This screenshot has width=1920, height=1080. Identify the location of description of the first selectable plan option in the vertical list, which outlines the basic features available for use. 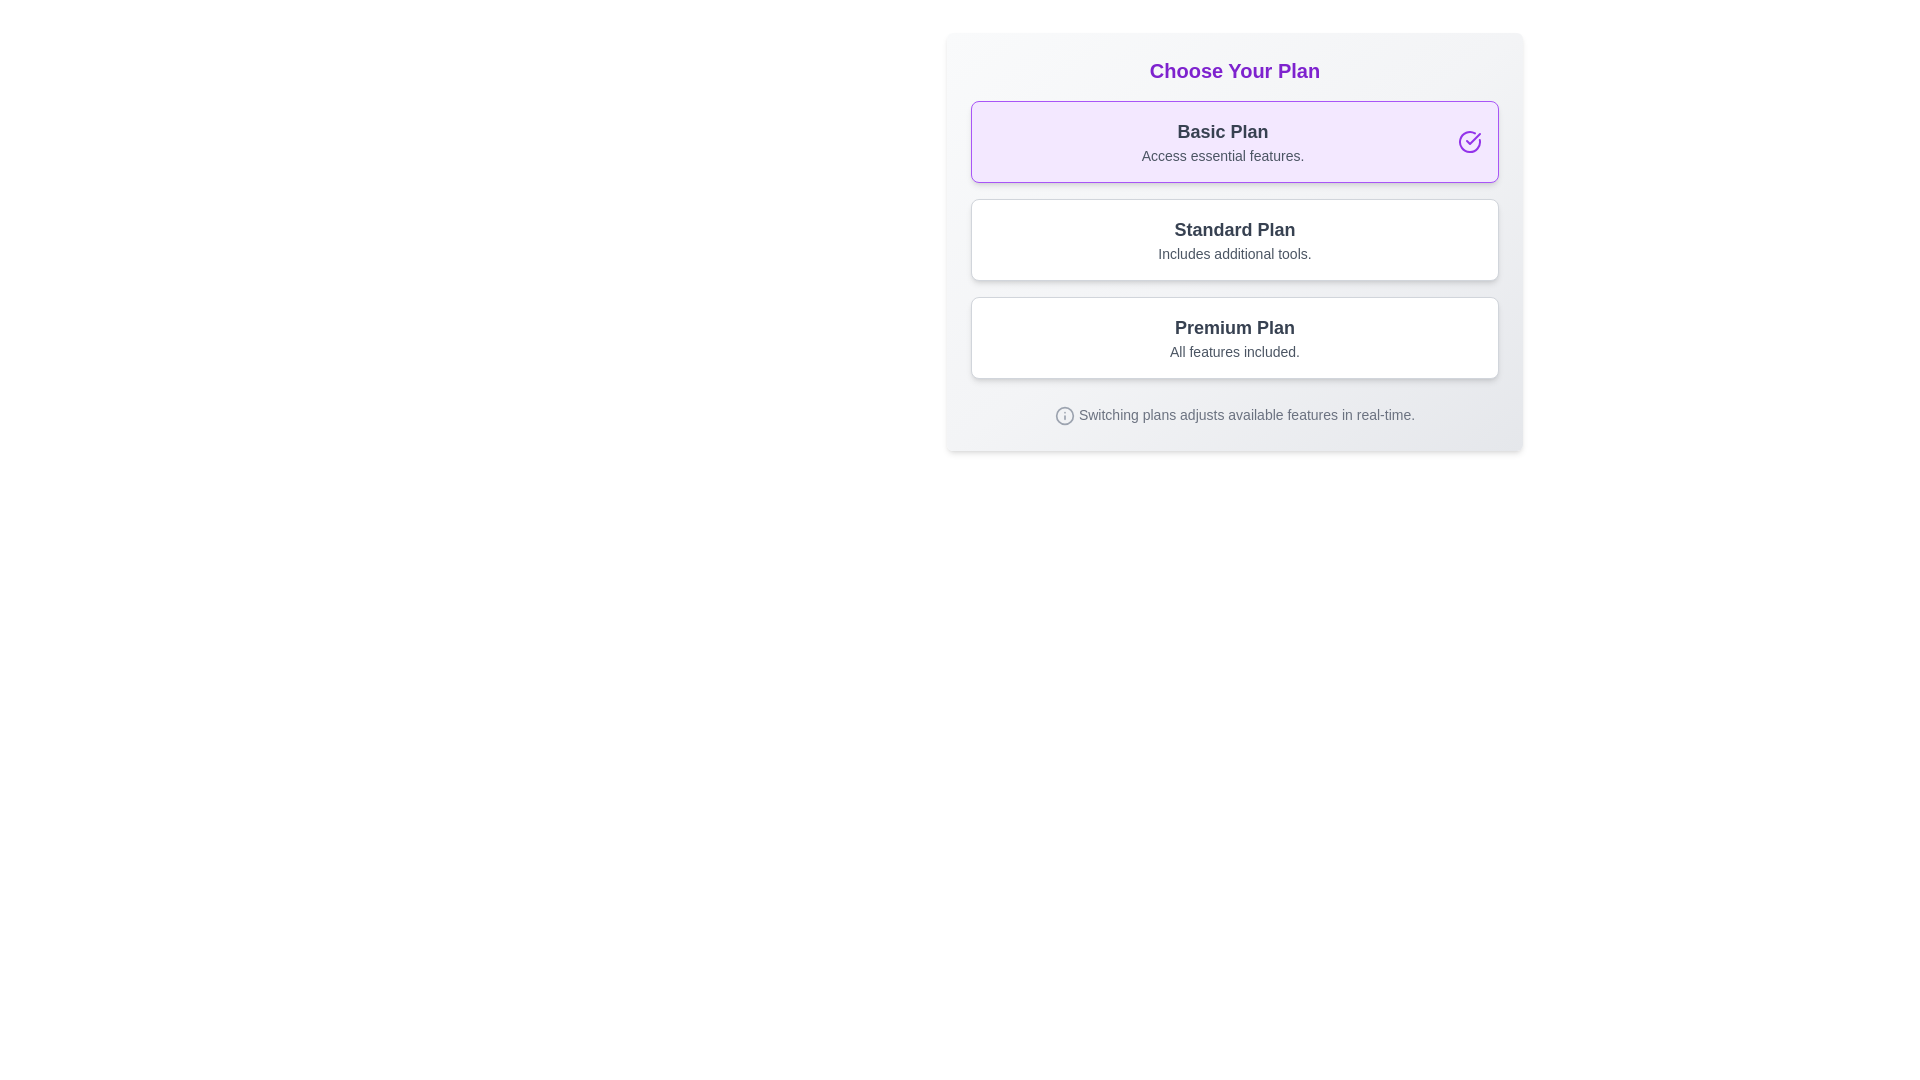
(1222, 141).